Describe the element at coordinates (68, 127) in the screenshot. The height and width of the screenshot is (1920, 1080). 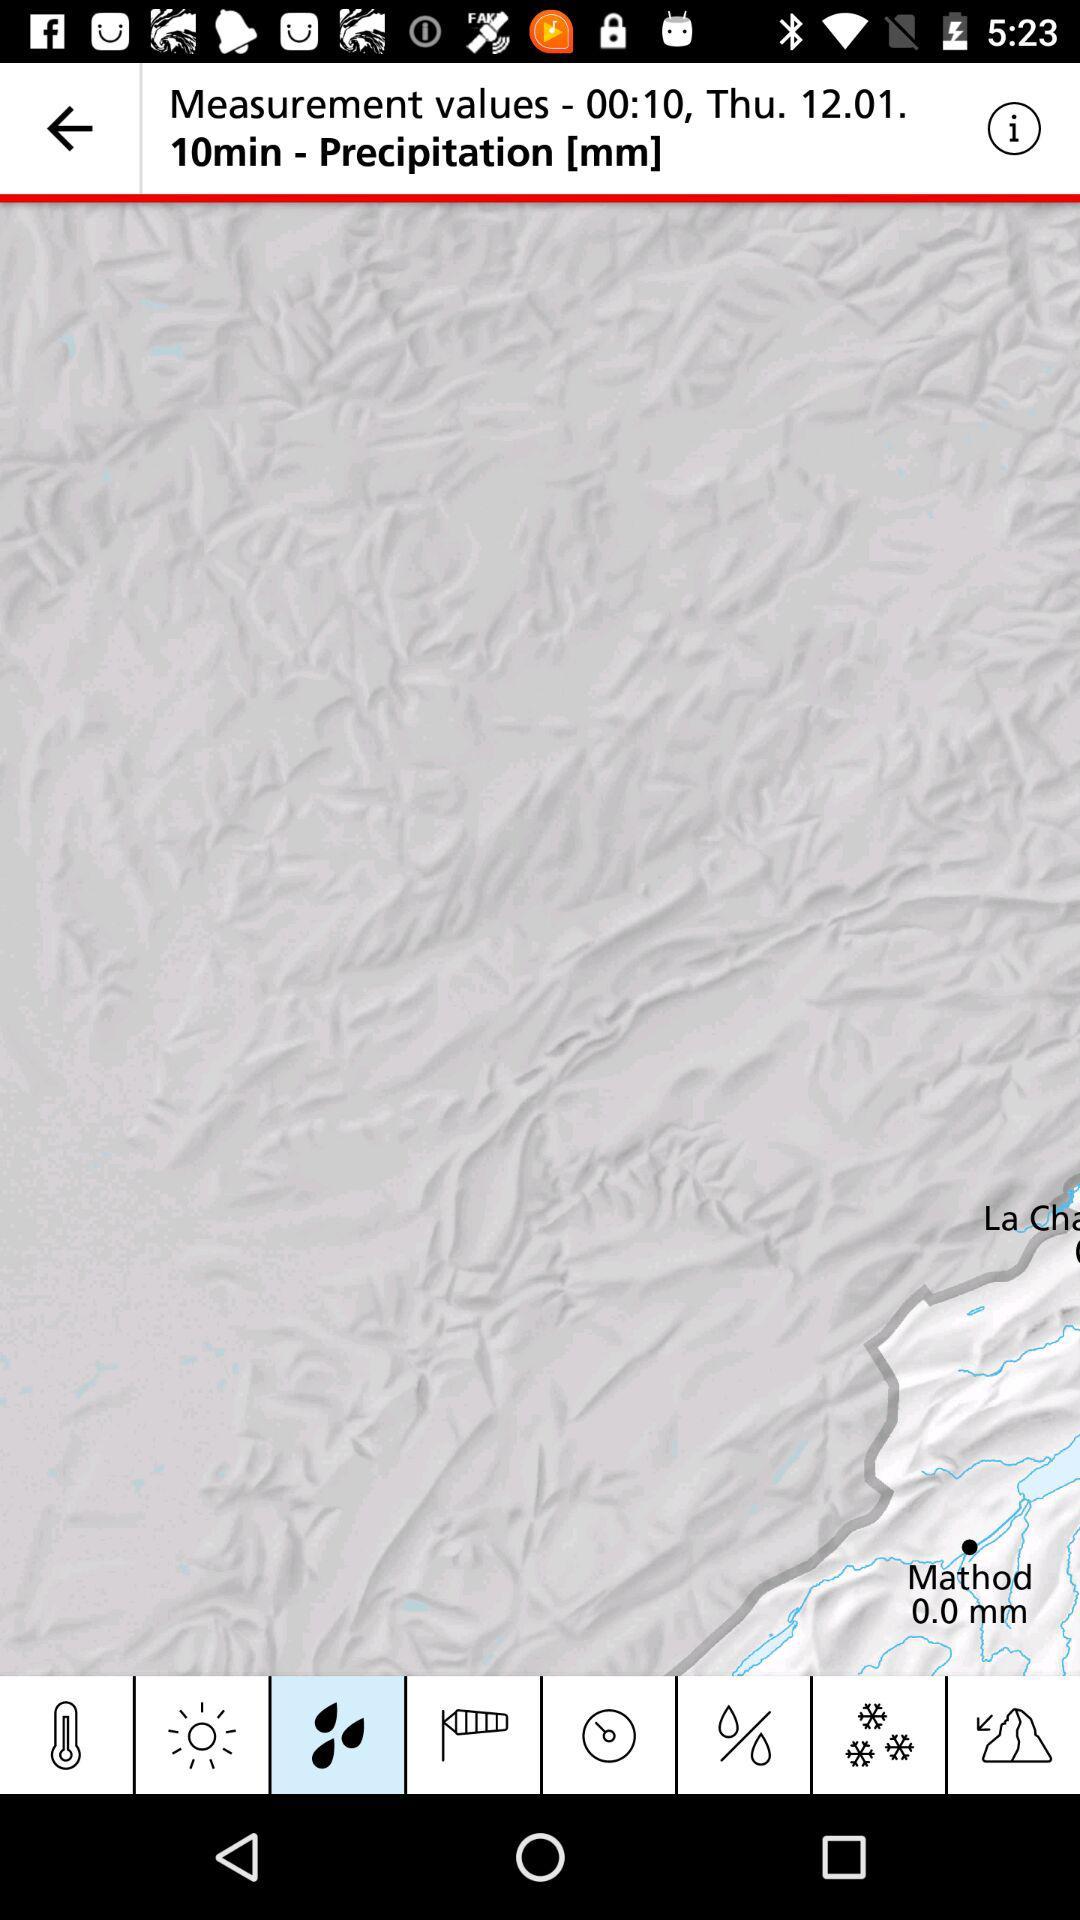
I see `item at the top left corner` at that location.